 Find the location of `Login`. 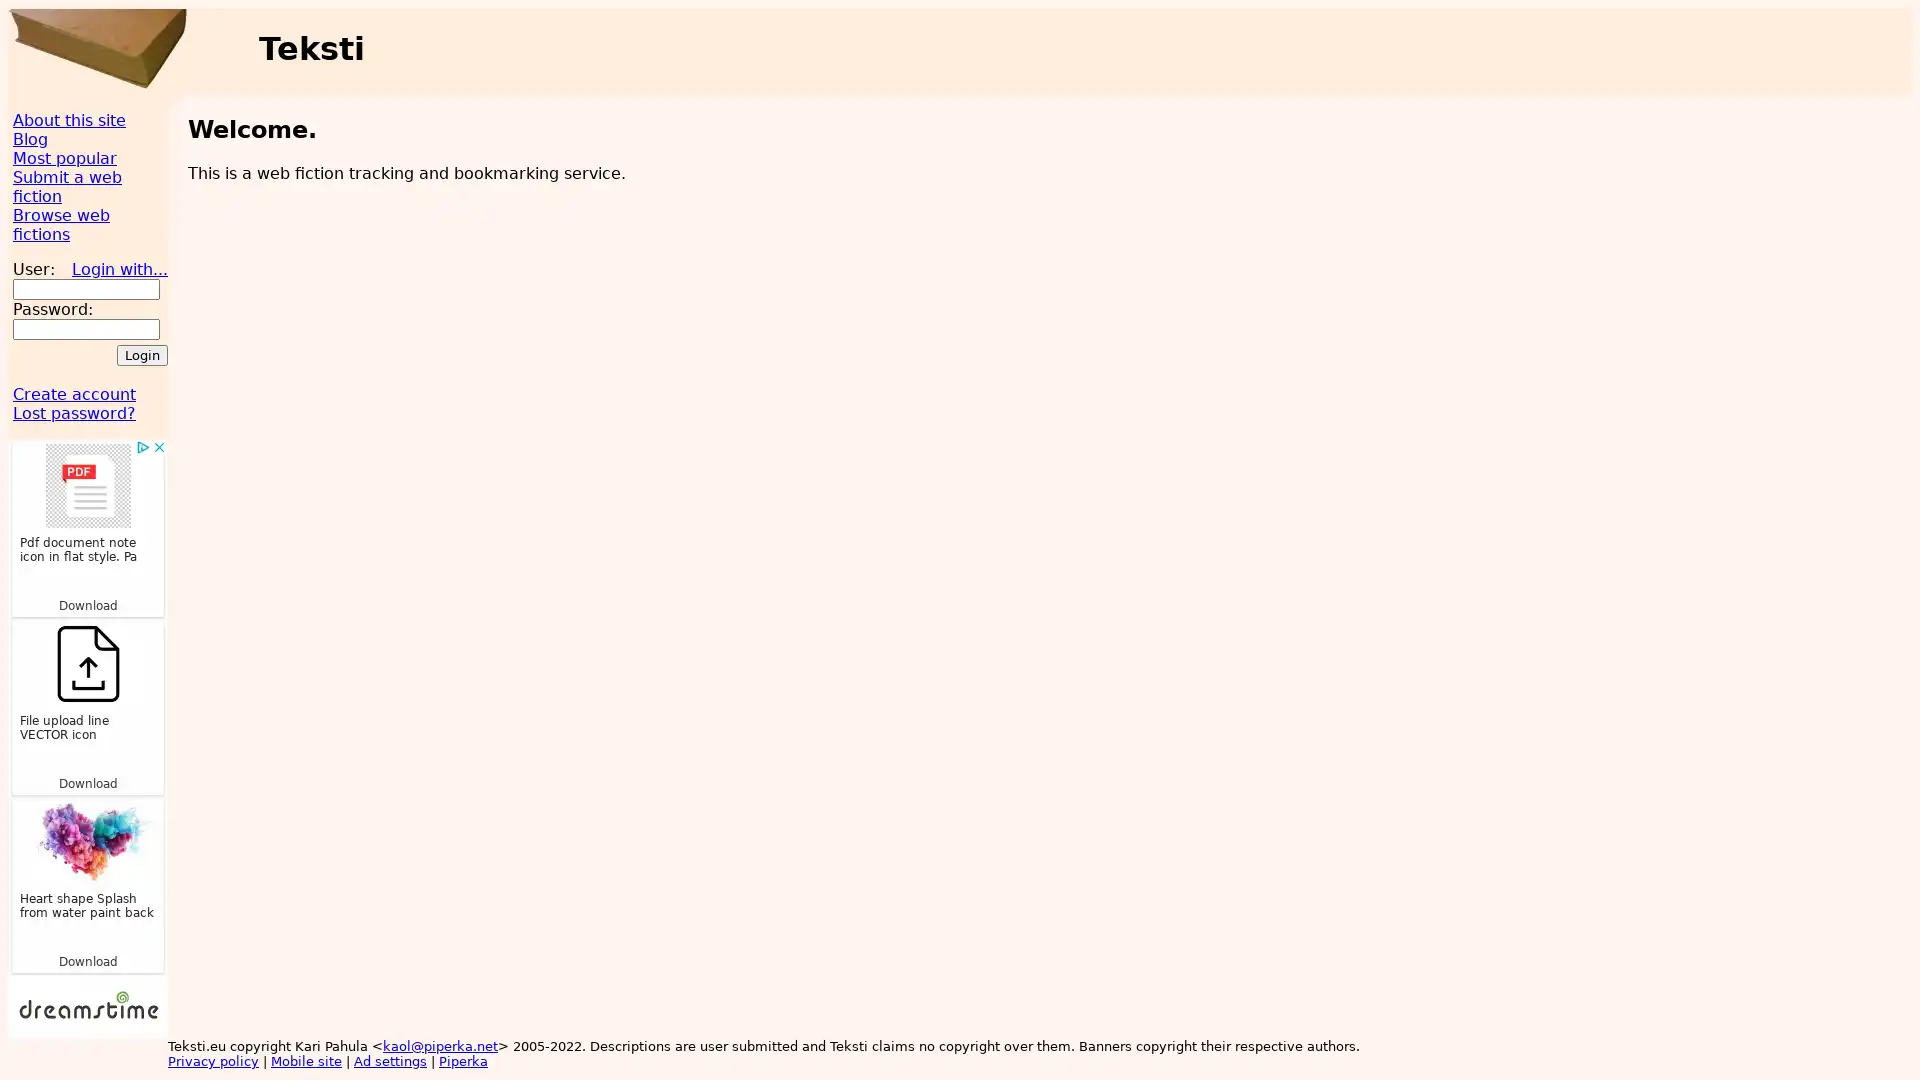

Login is located at coordinates (141, 354).